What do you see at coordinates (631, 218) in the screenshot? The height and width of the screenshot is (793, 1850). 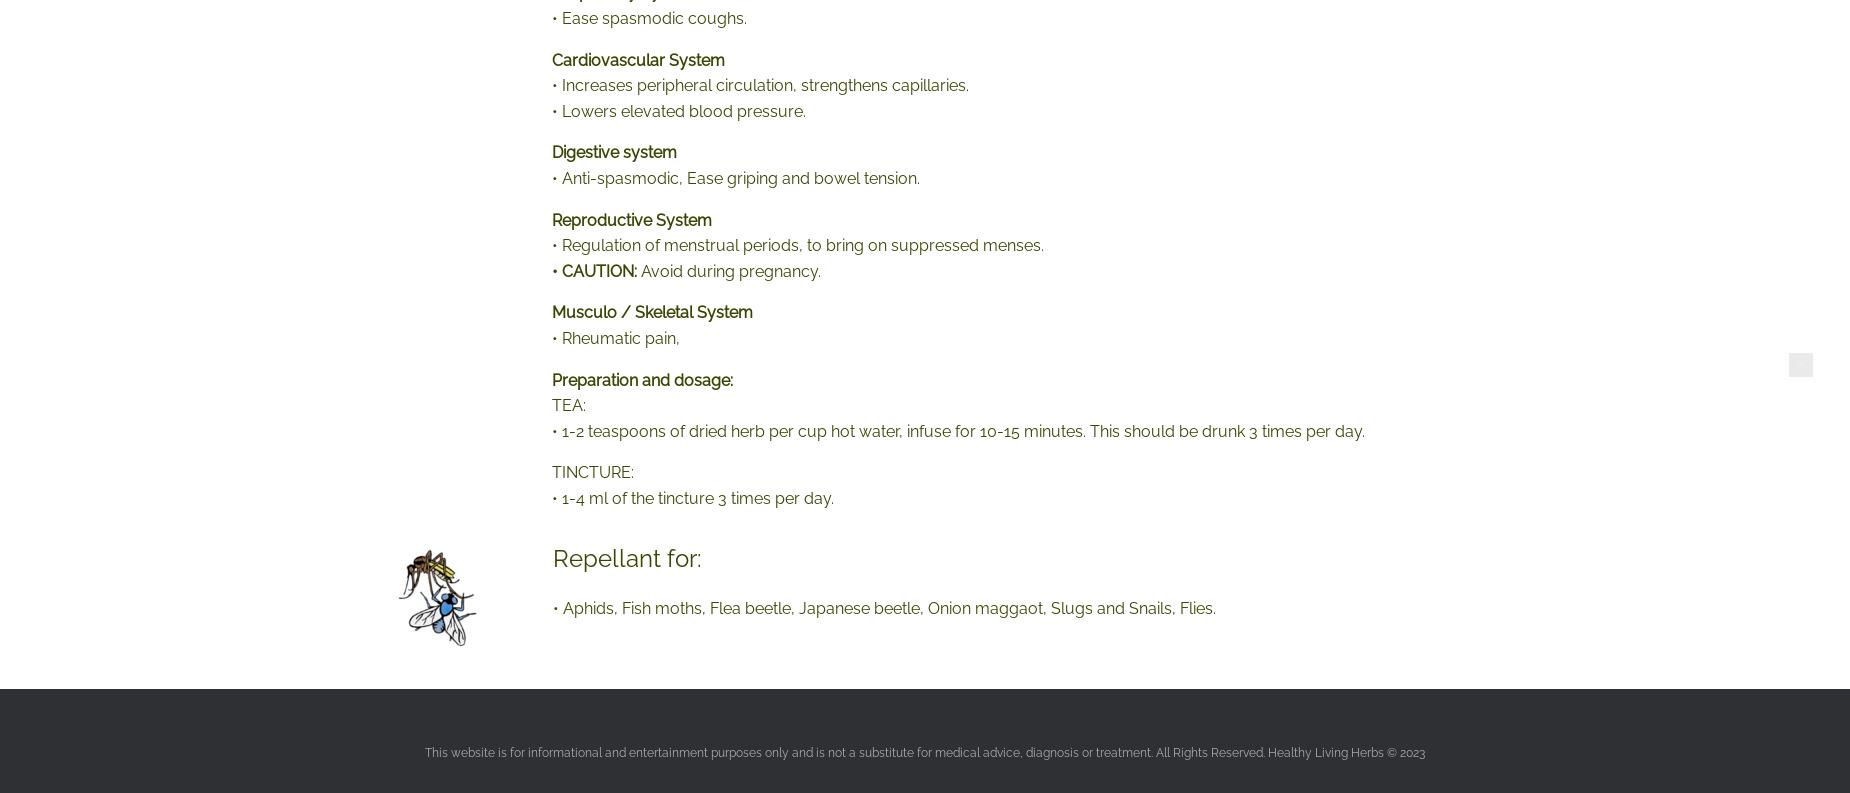 I see `'Reproductive System'` at bounding box center [631, 218].